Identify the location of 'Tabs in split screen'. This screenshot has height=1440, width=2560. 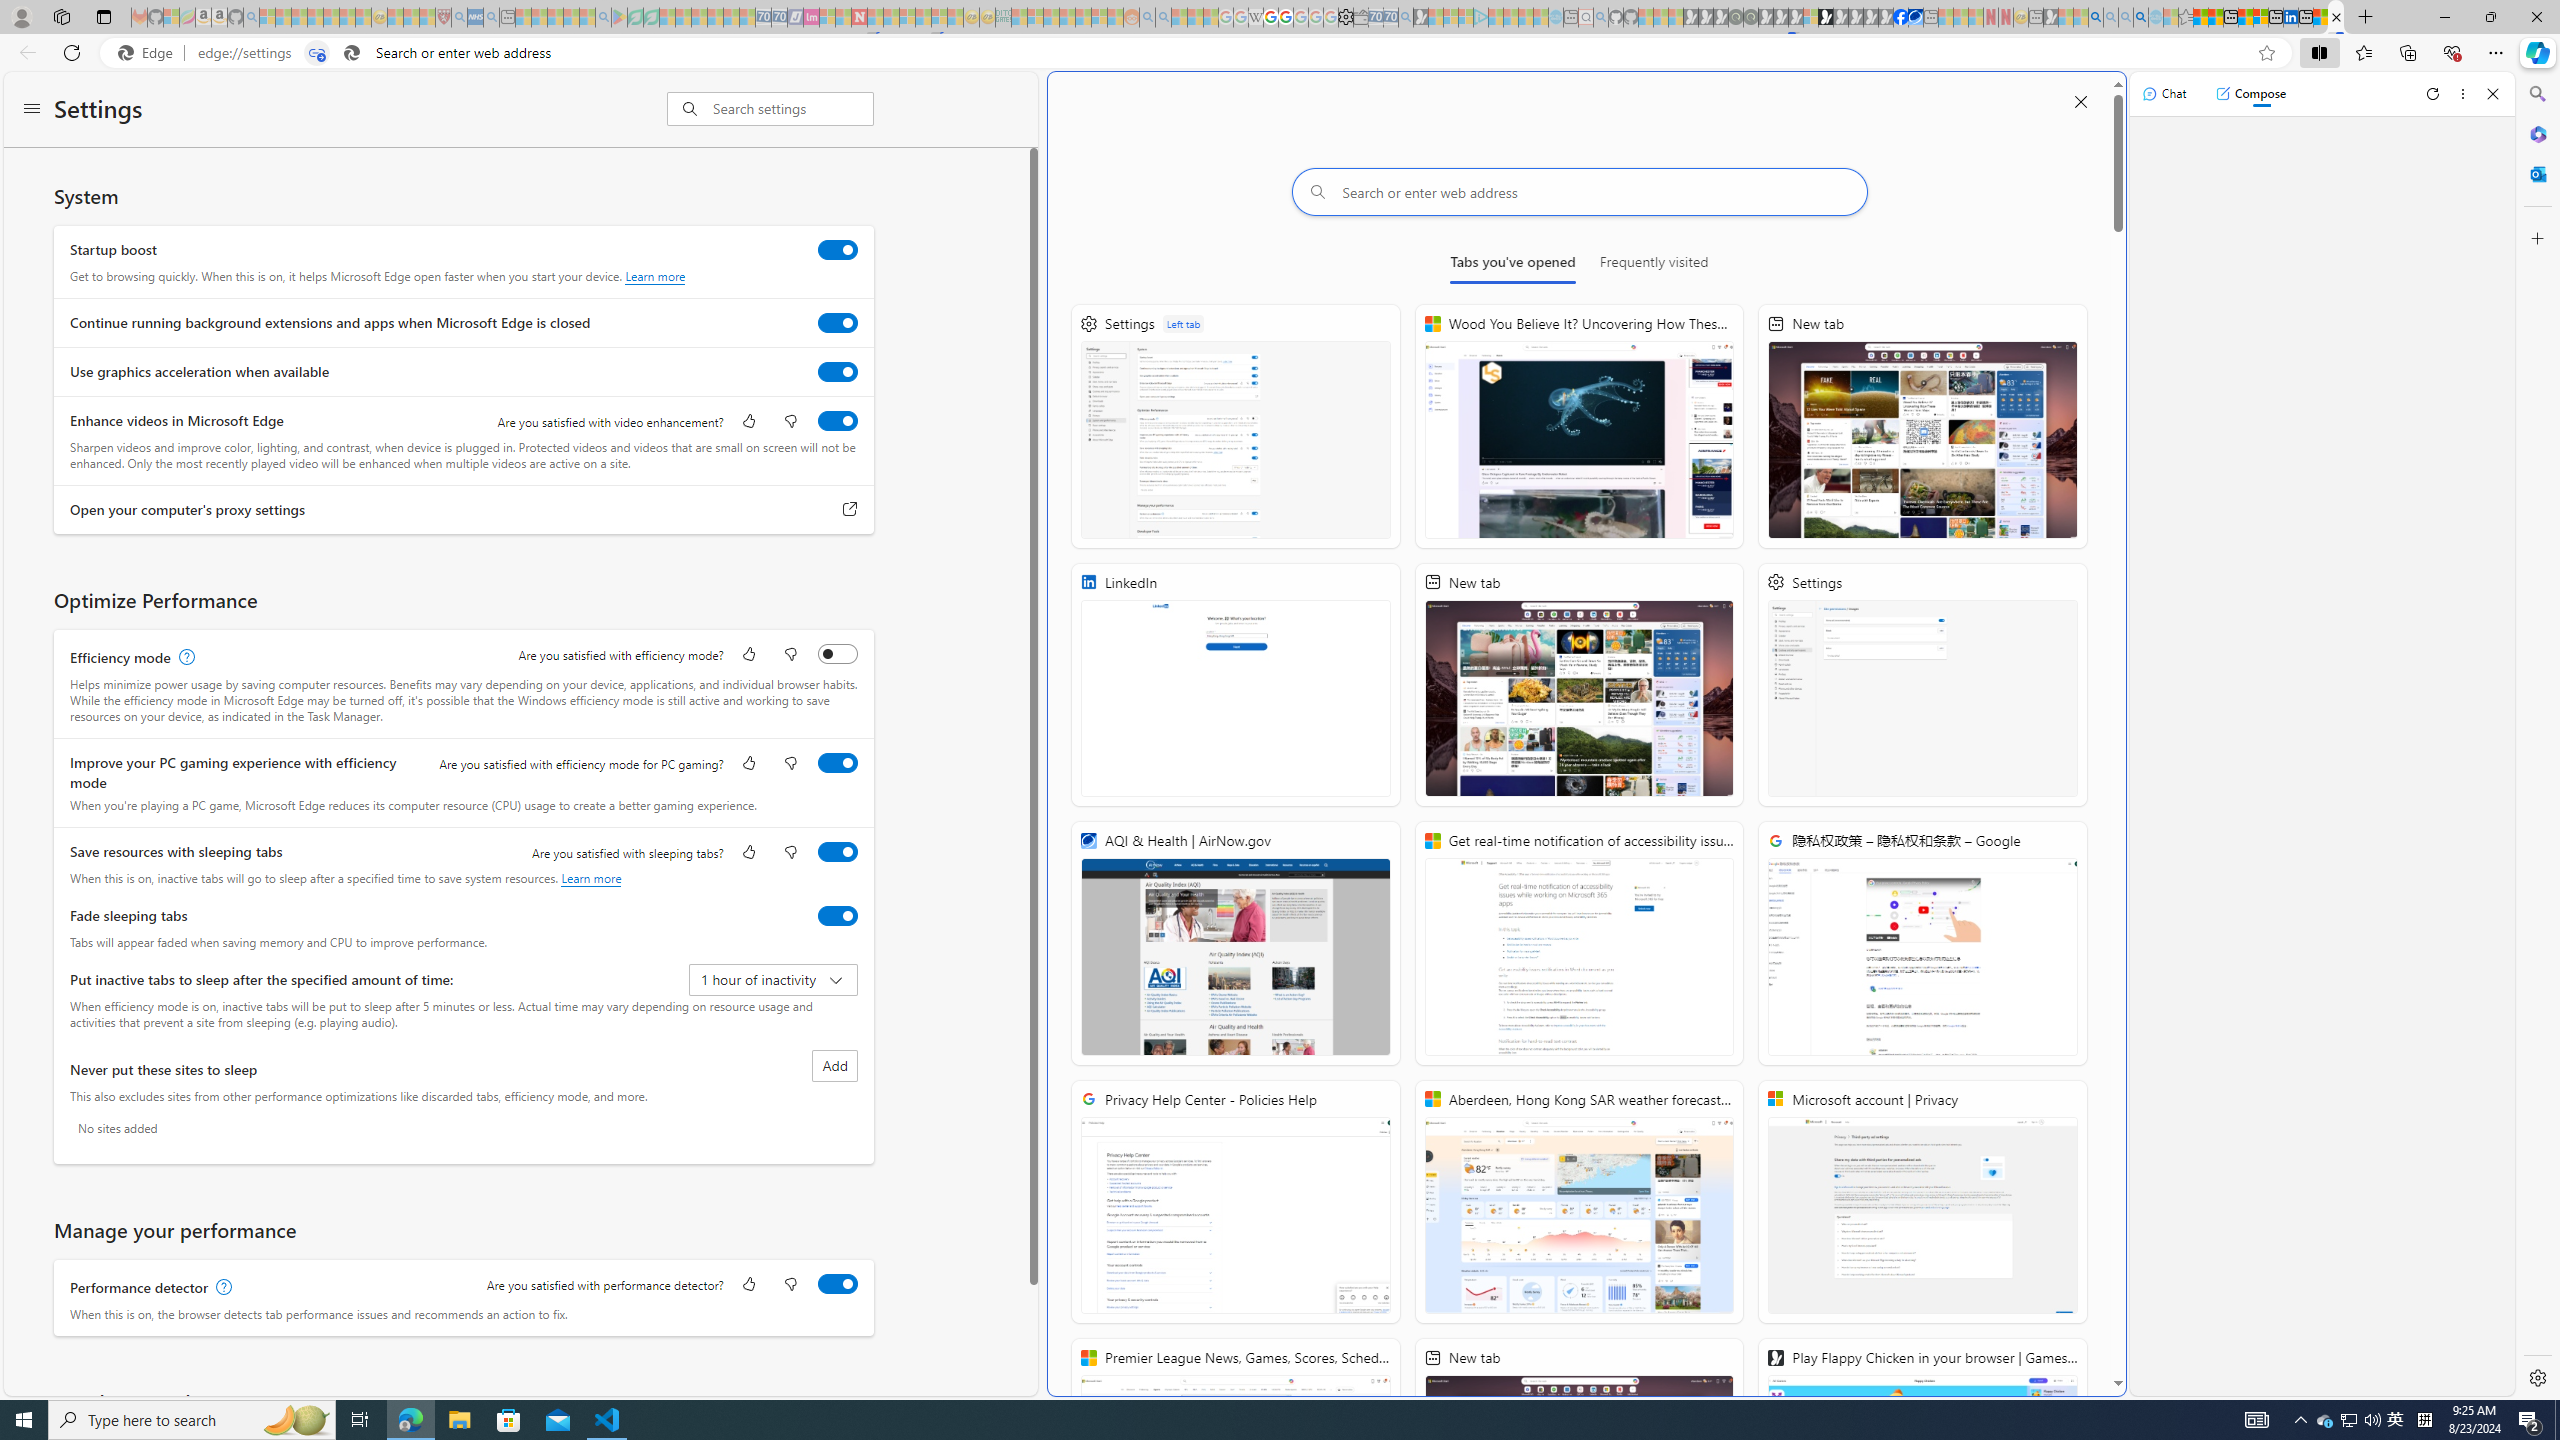
(317, 53).